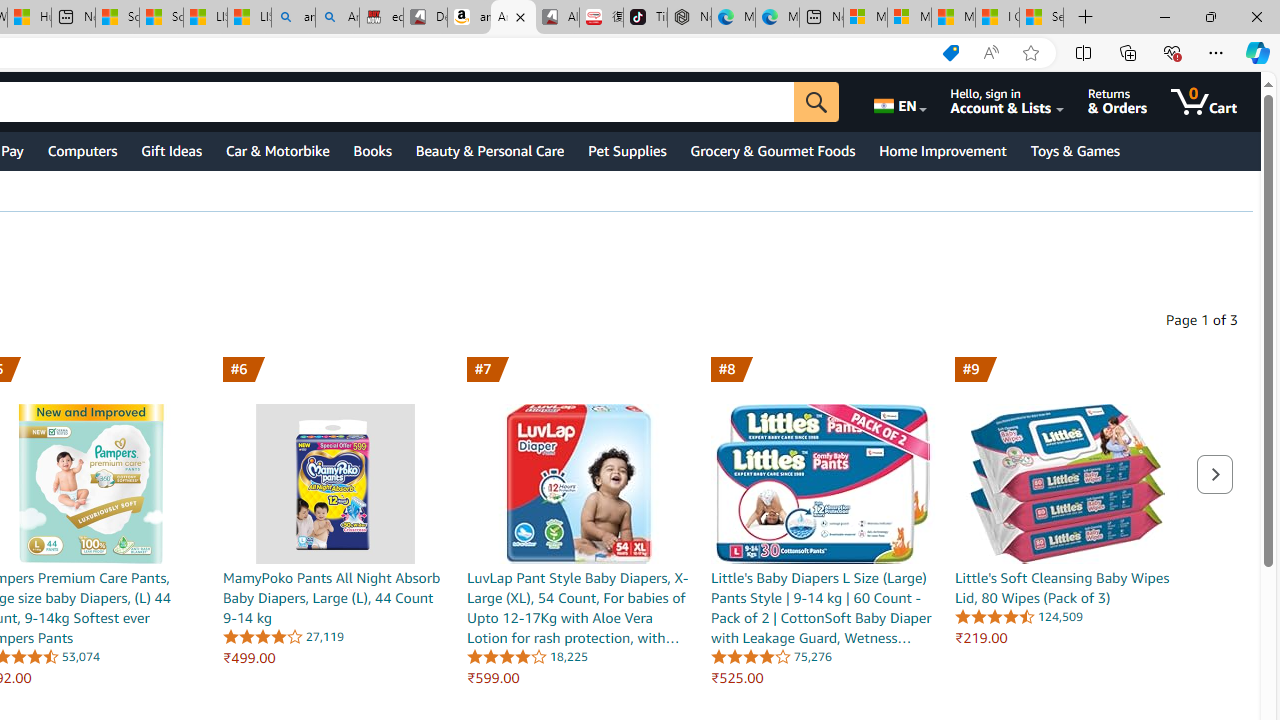 Image resolution: width=1280 pixels, height=720 pixels. I want to click on 'Little', so click(1066, 483).